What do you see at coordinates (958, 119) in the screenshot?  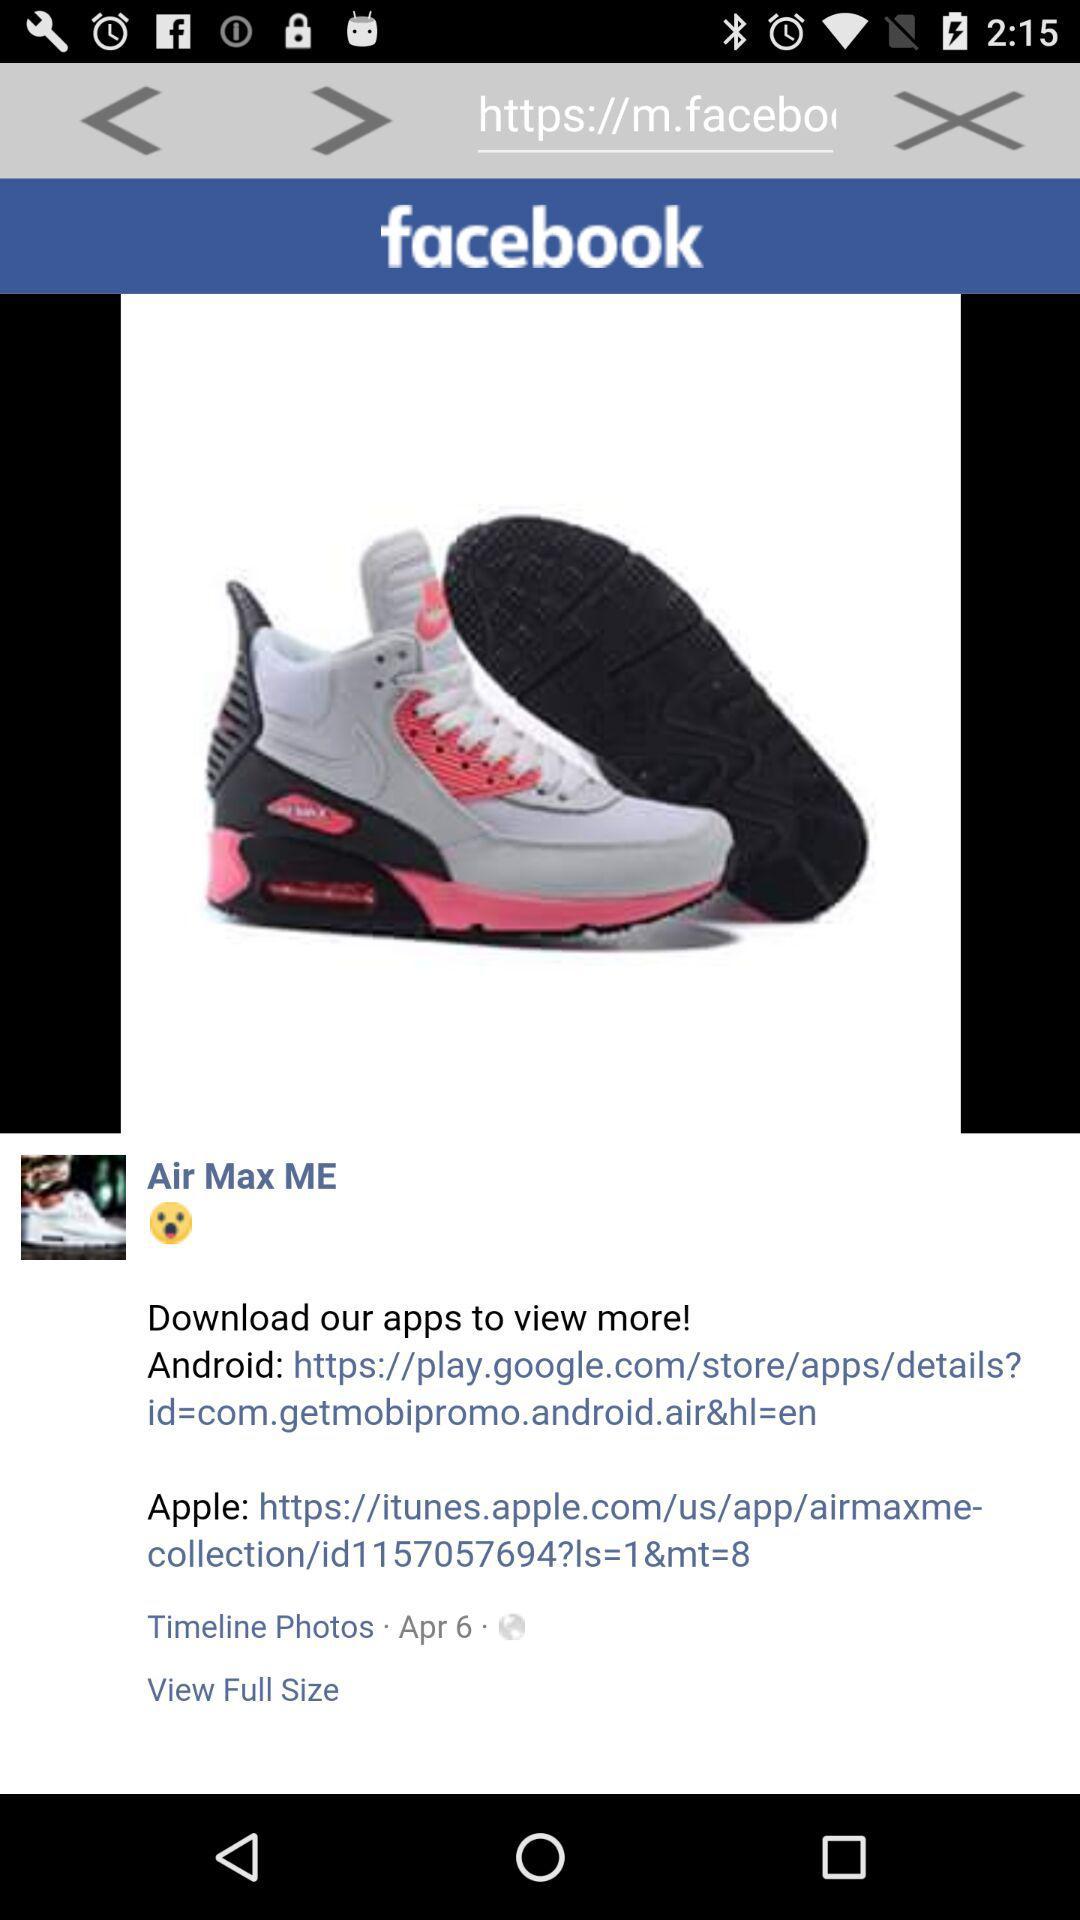 I see `the window` at bounding box center [958, 119].